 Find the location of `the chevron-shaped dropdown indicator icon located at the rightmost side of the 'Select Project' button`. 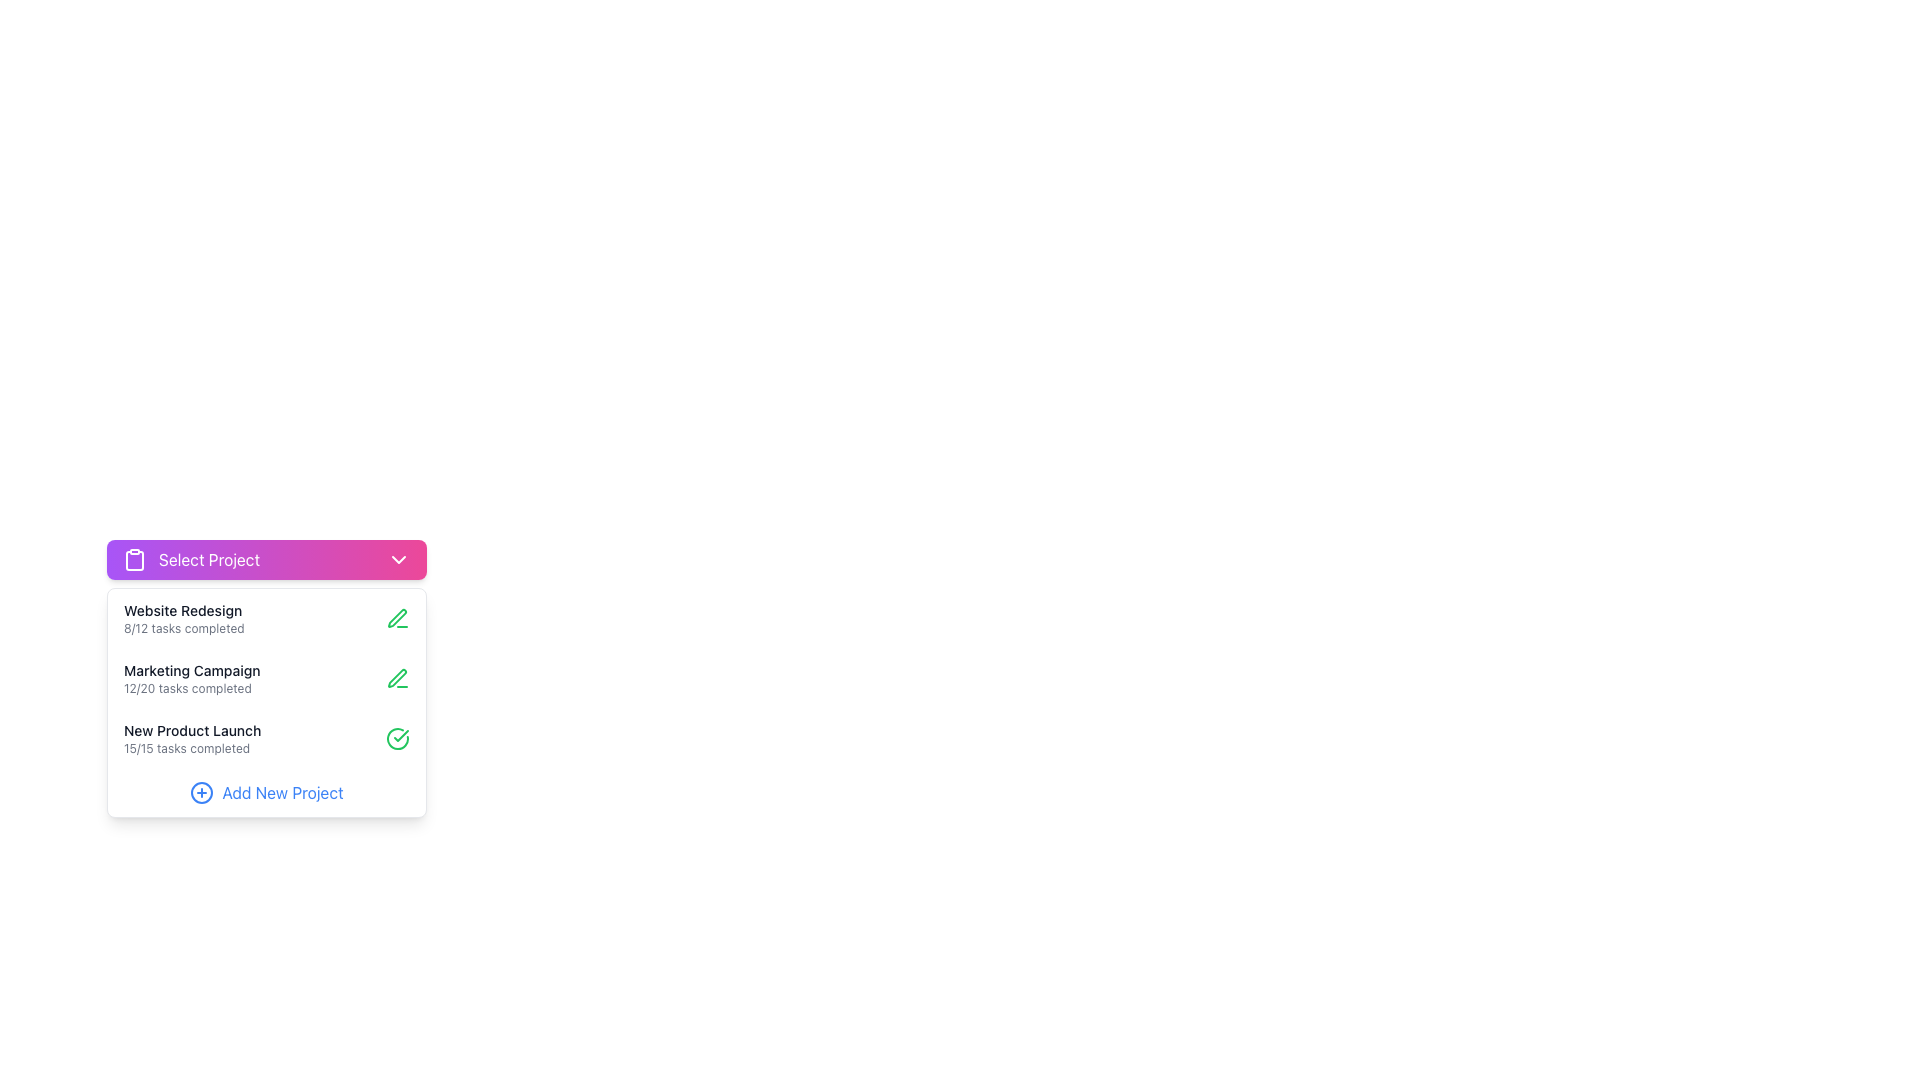

the chevron-shaped dropdown indicator icon located at the rightmost side of the 'Select Project' button is located at coordinates (398, 559).